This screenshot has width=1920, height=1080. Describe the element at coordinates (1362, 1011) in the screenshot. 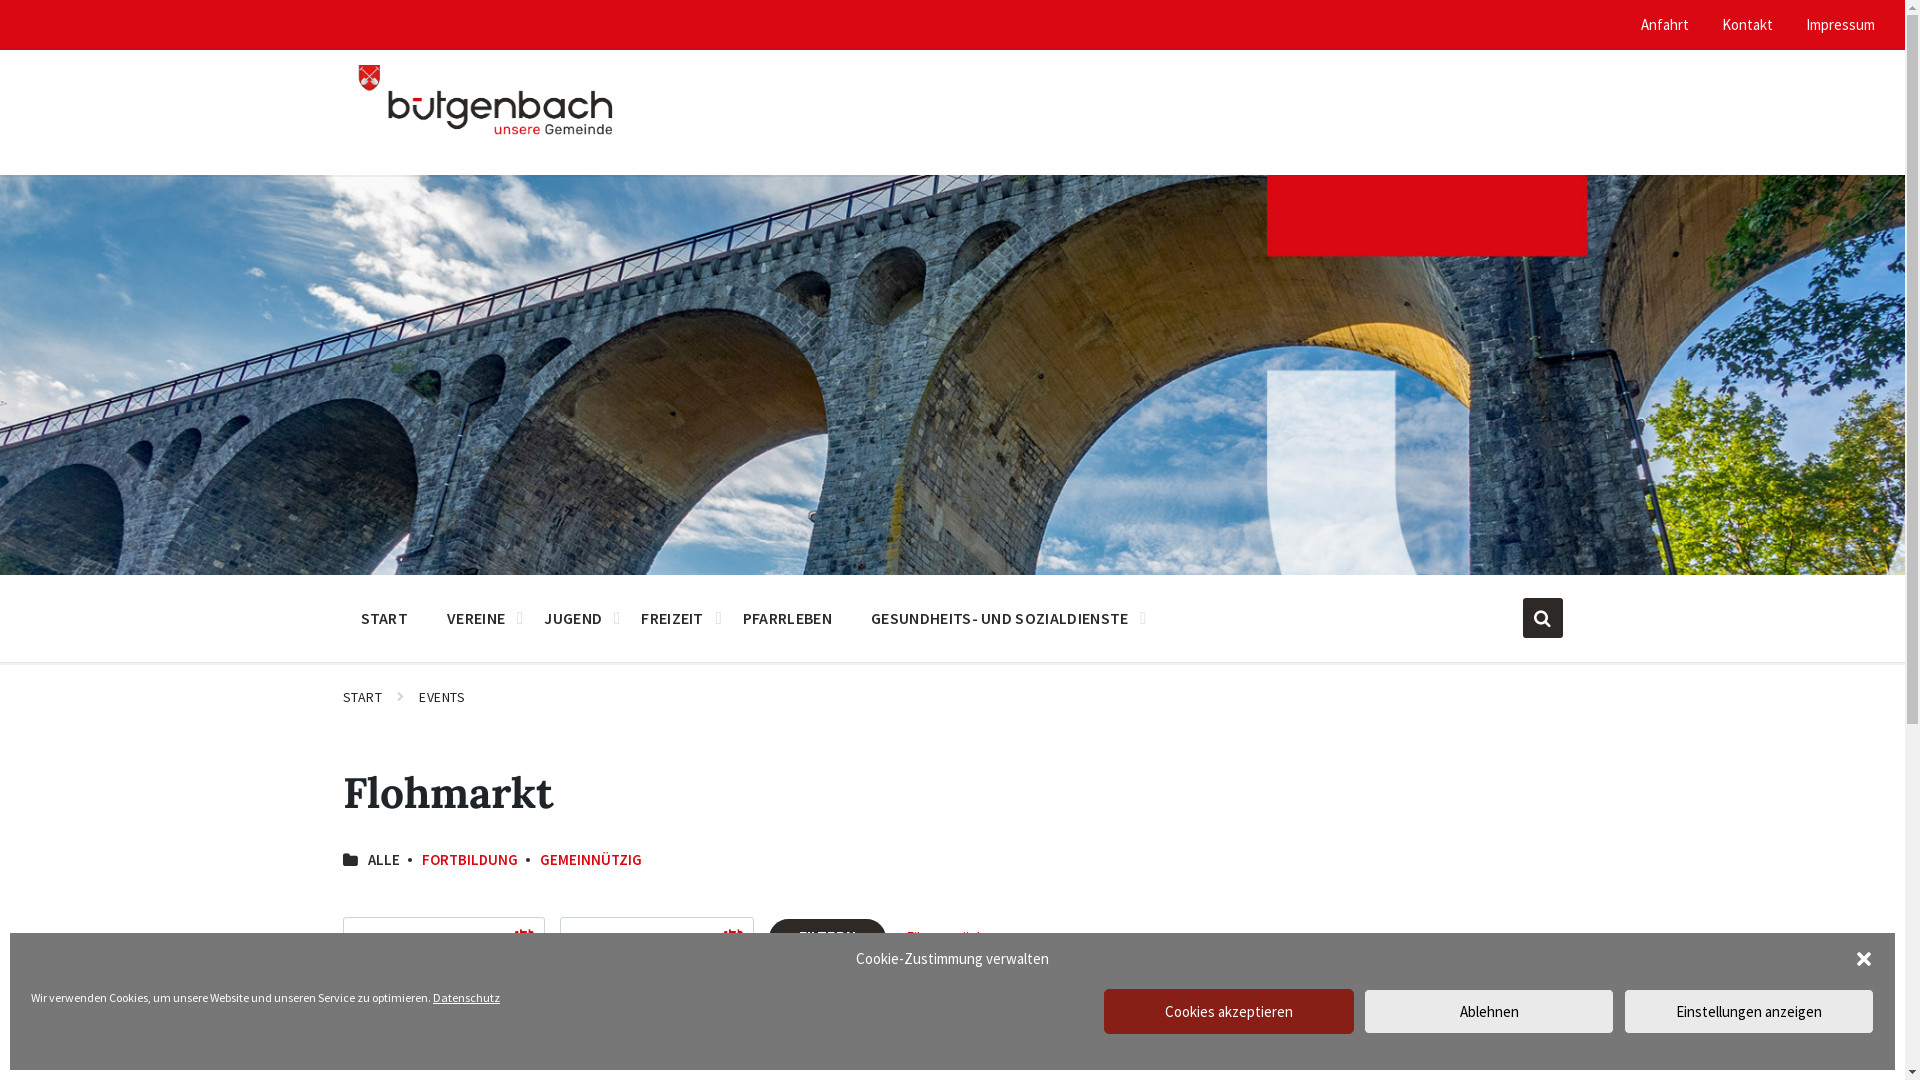

I see `'Ablehnen'` at that location.